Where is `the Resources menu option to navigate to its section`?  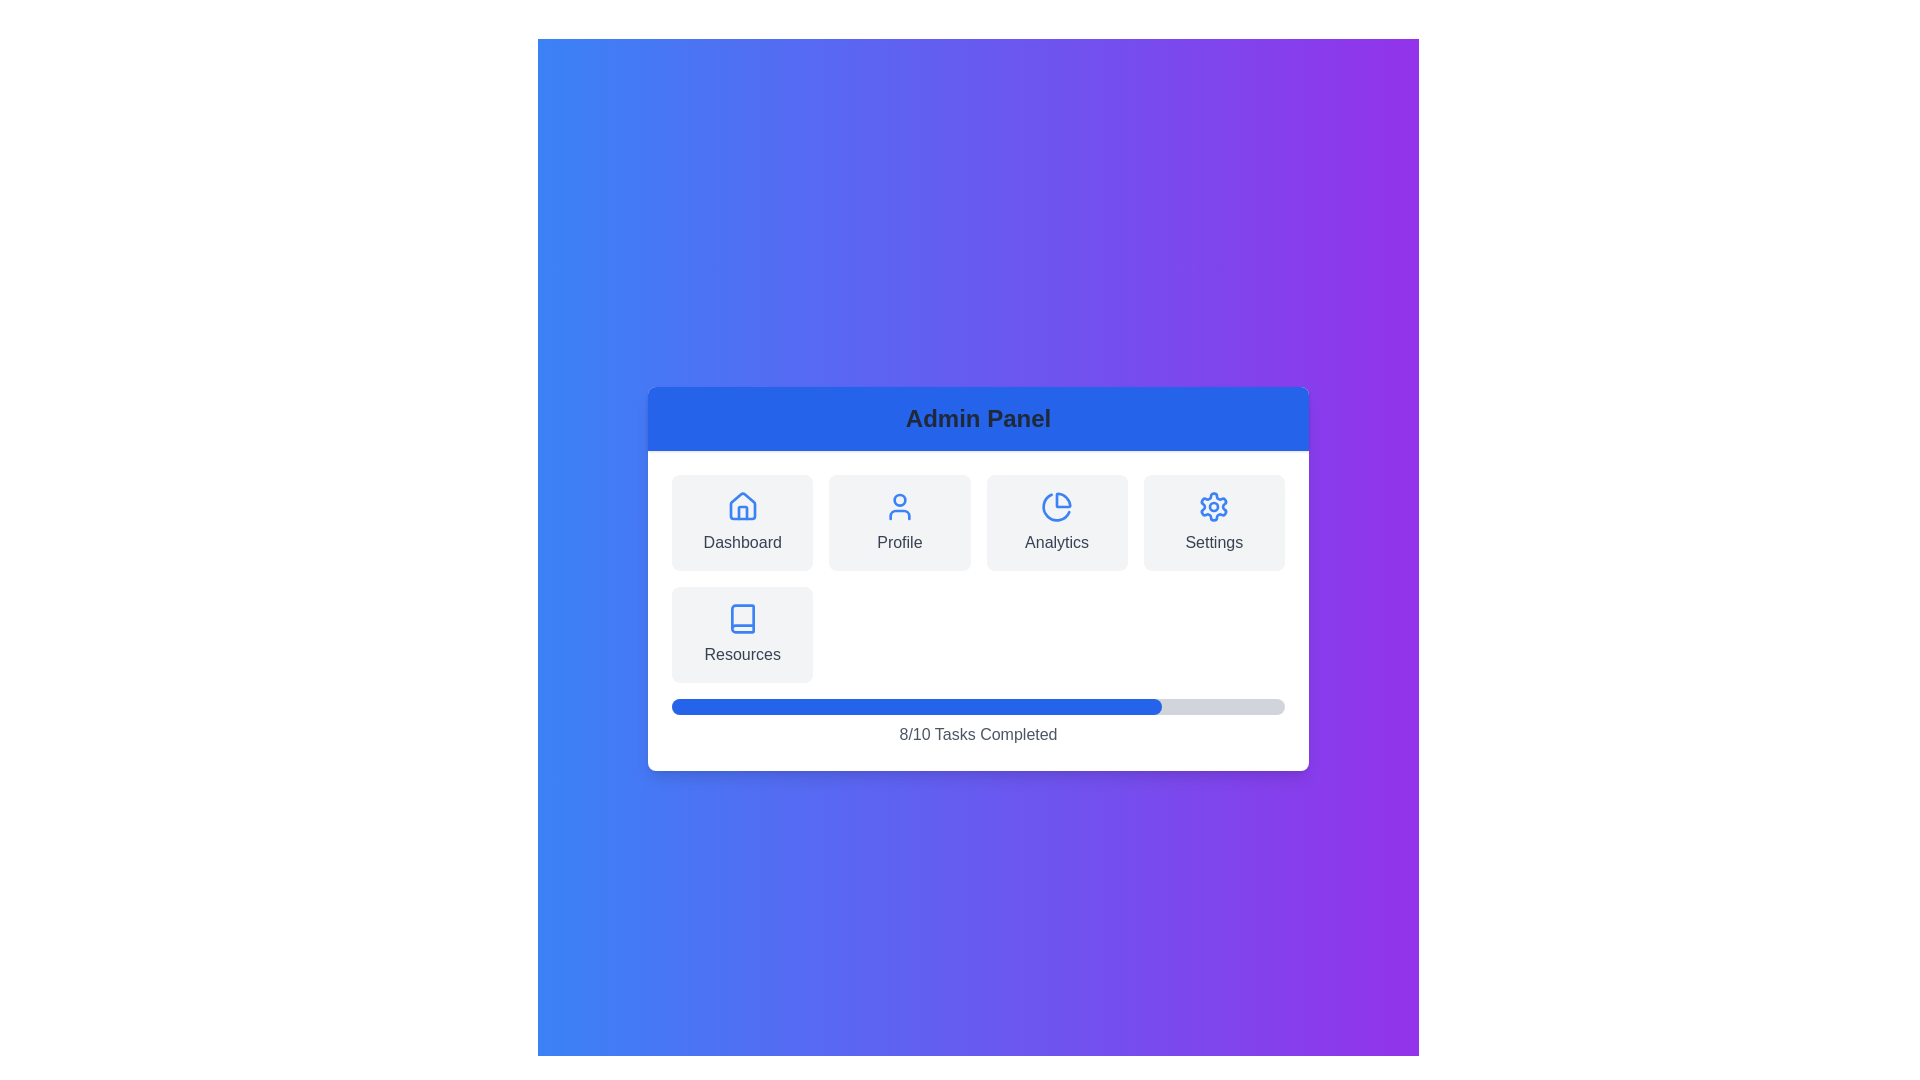
the Resources menu option to navigate to its section is located at coordinates (741, 635).